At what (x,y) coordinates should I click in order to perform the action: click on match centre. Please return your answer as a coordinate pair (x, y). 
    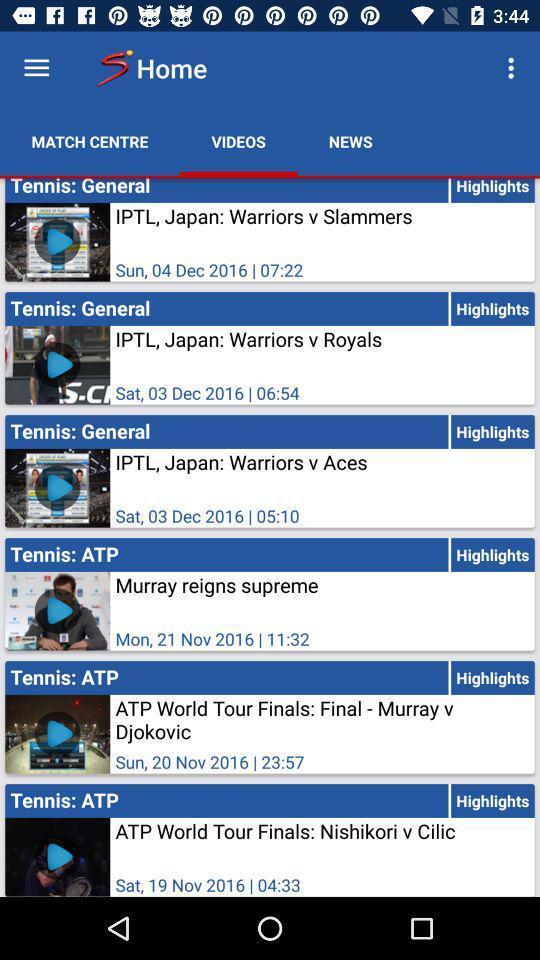
    Looking at the image, I should click on (89, 140).